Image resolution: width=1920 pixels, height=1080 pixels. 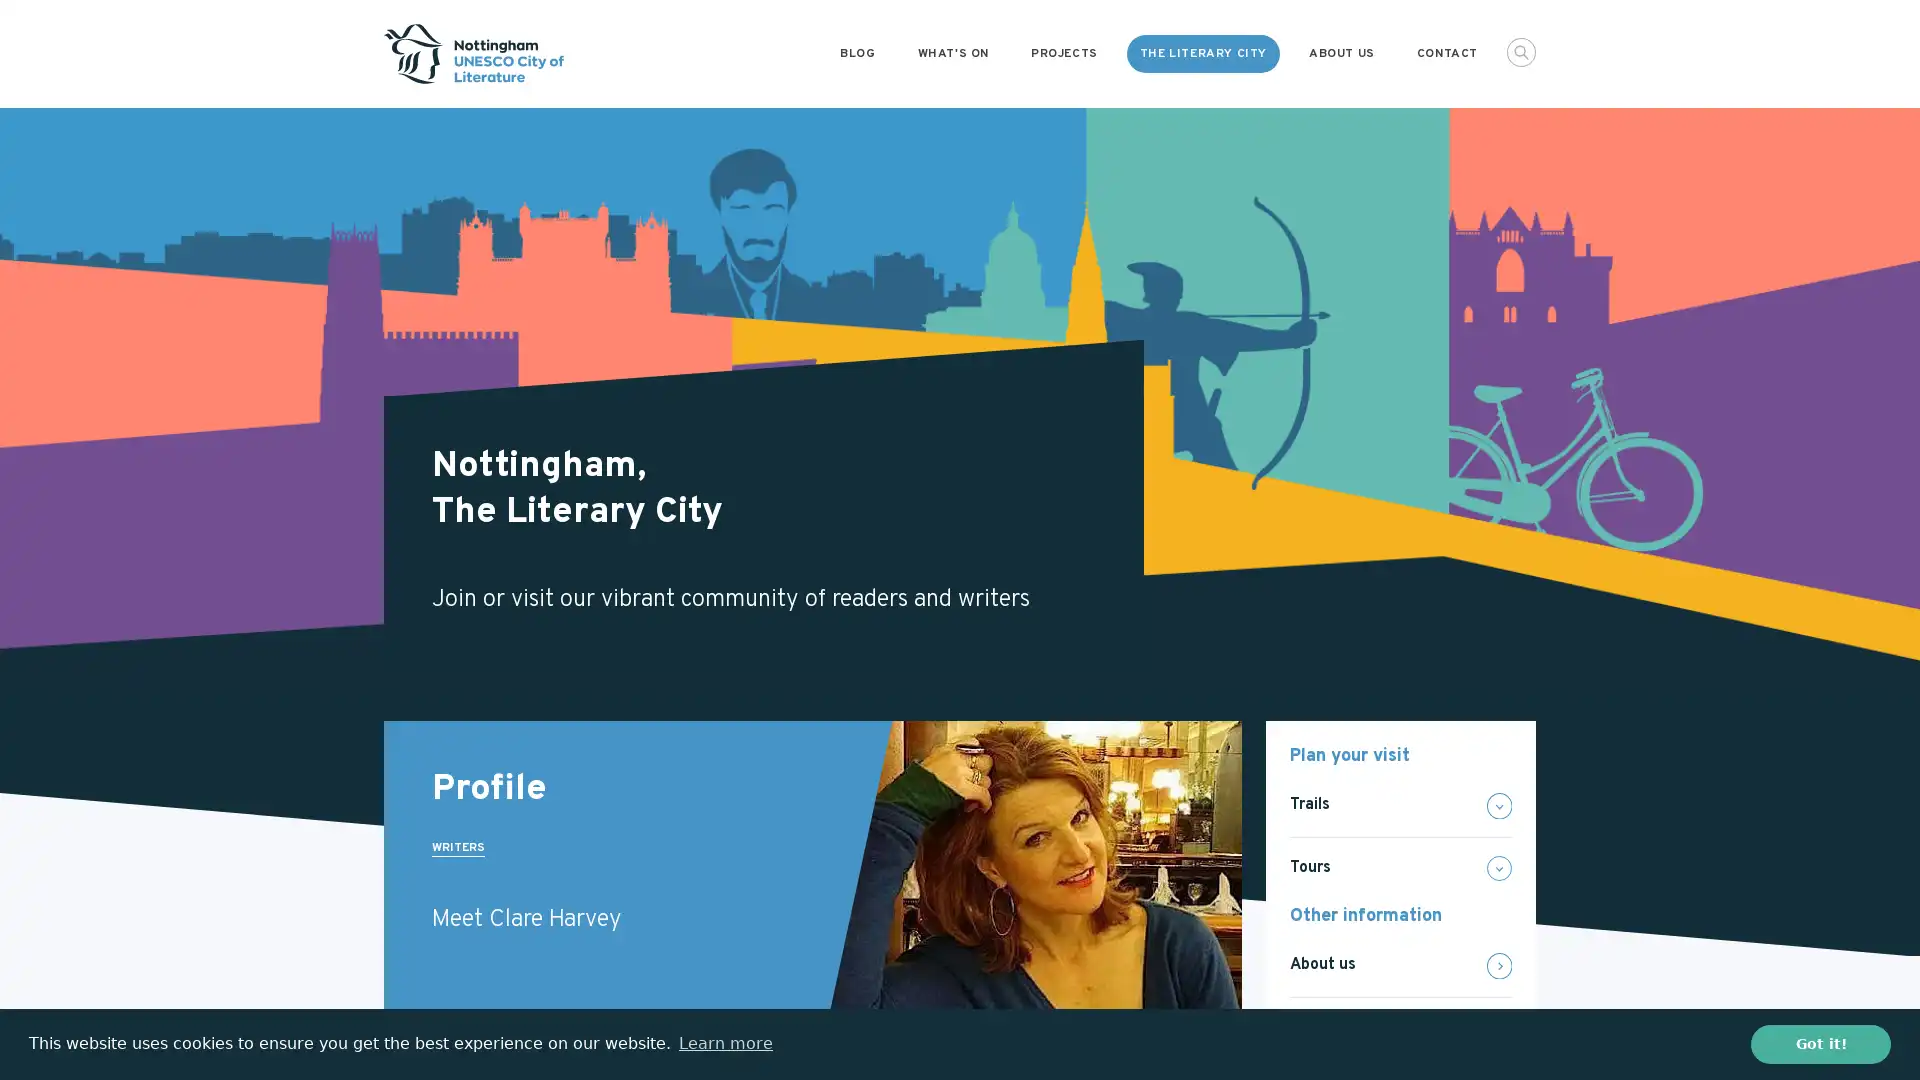 I want to click on learn more about cookies, so click(x=724, y=1043).